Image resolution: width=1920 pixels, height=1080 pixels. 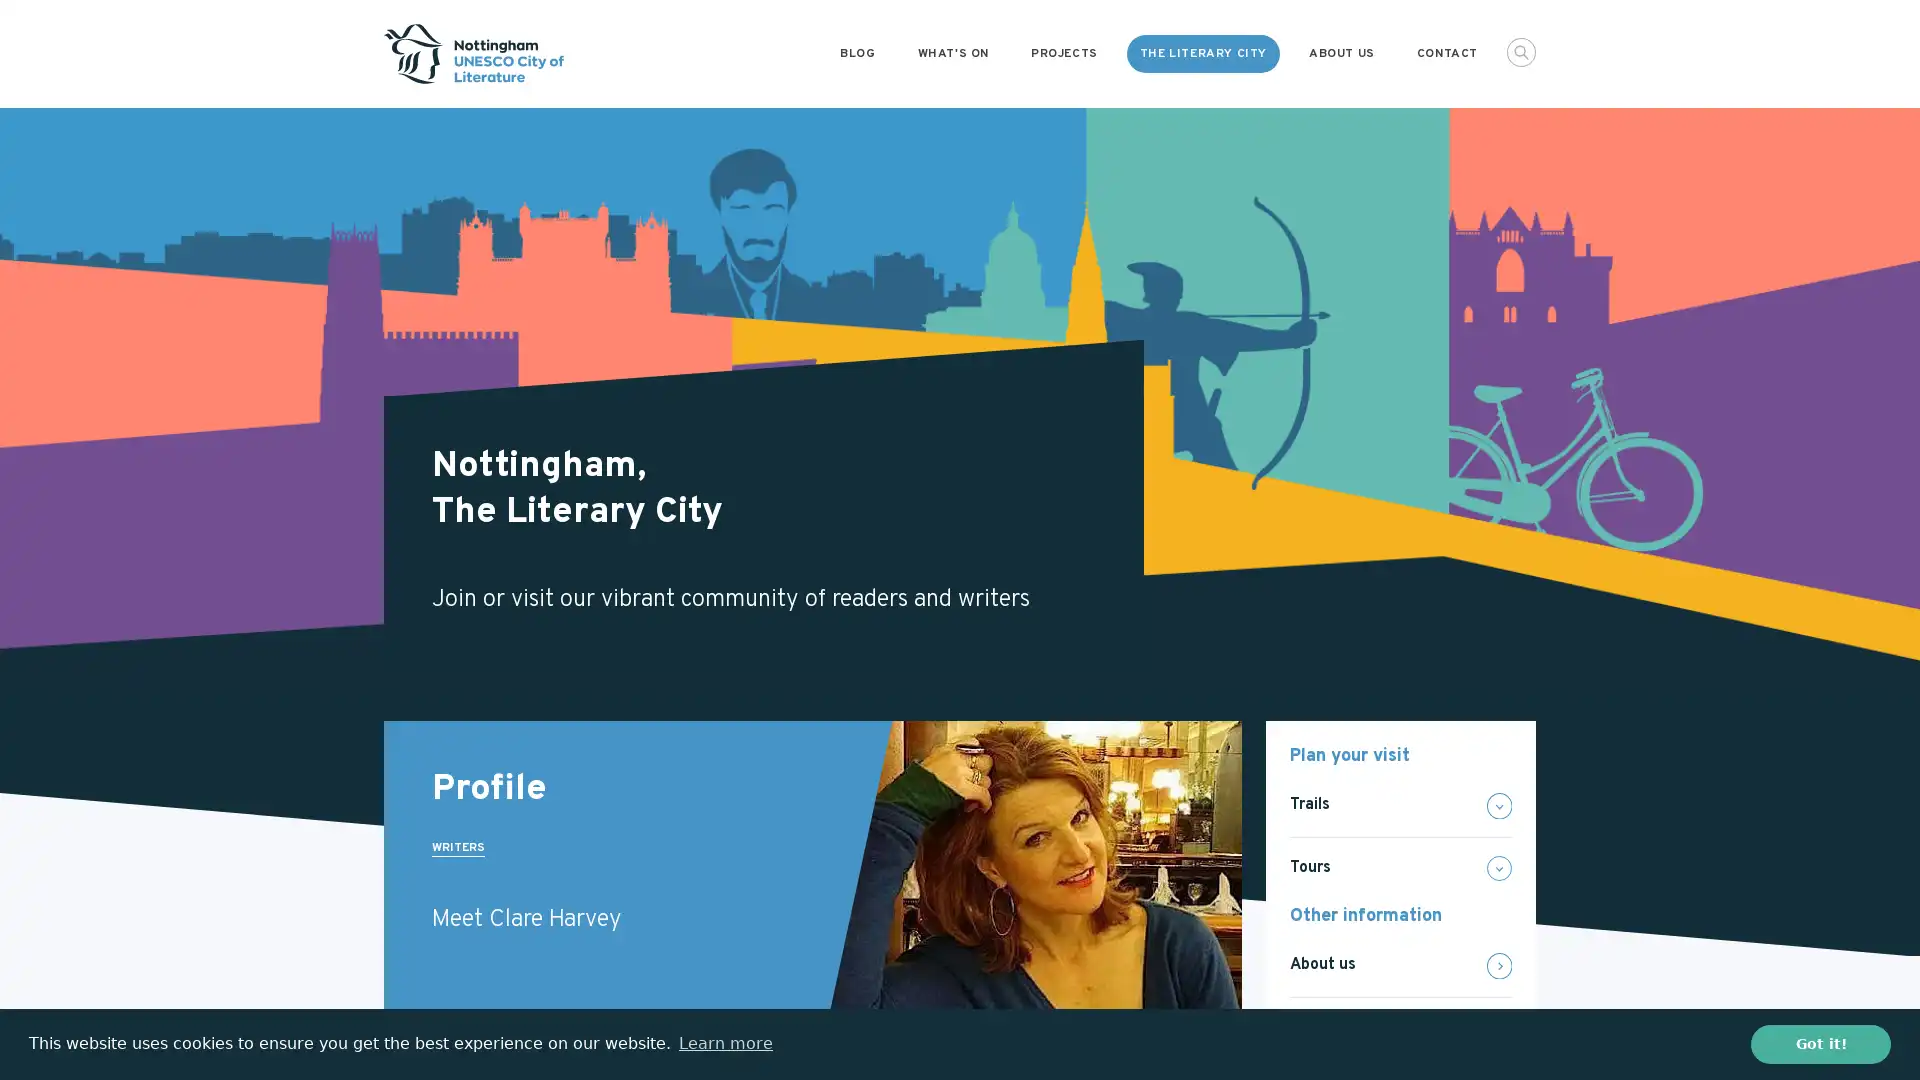 I want to click on learn more about cookies, so click(x=724, y=1043).